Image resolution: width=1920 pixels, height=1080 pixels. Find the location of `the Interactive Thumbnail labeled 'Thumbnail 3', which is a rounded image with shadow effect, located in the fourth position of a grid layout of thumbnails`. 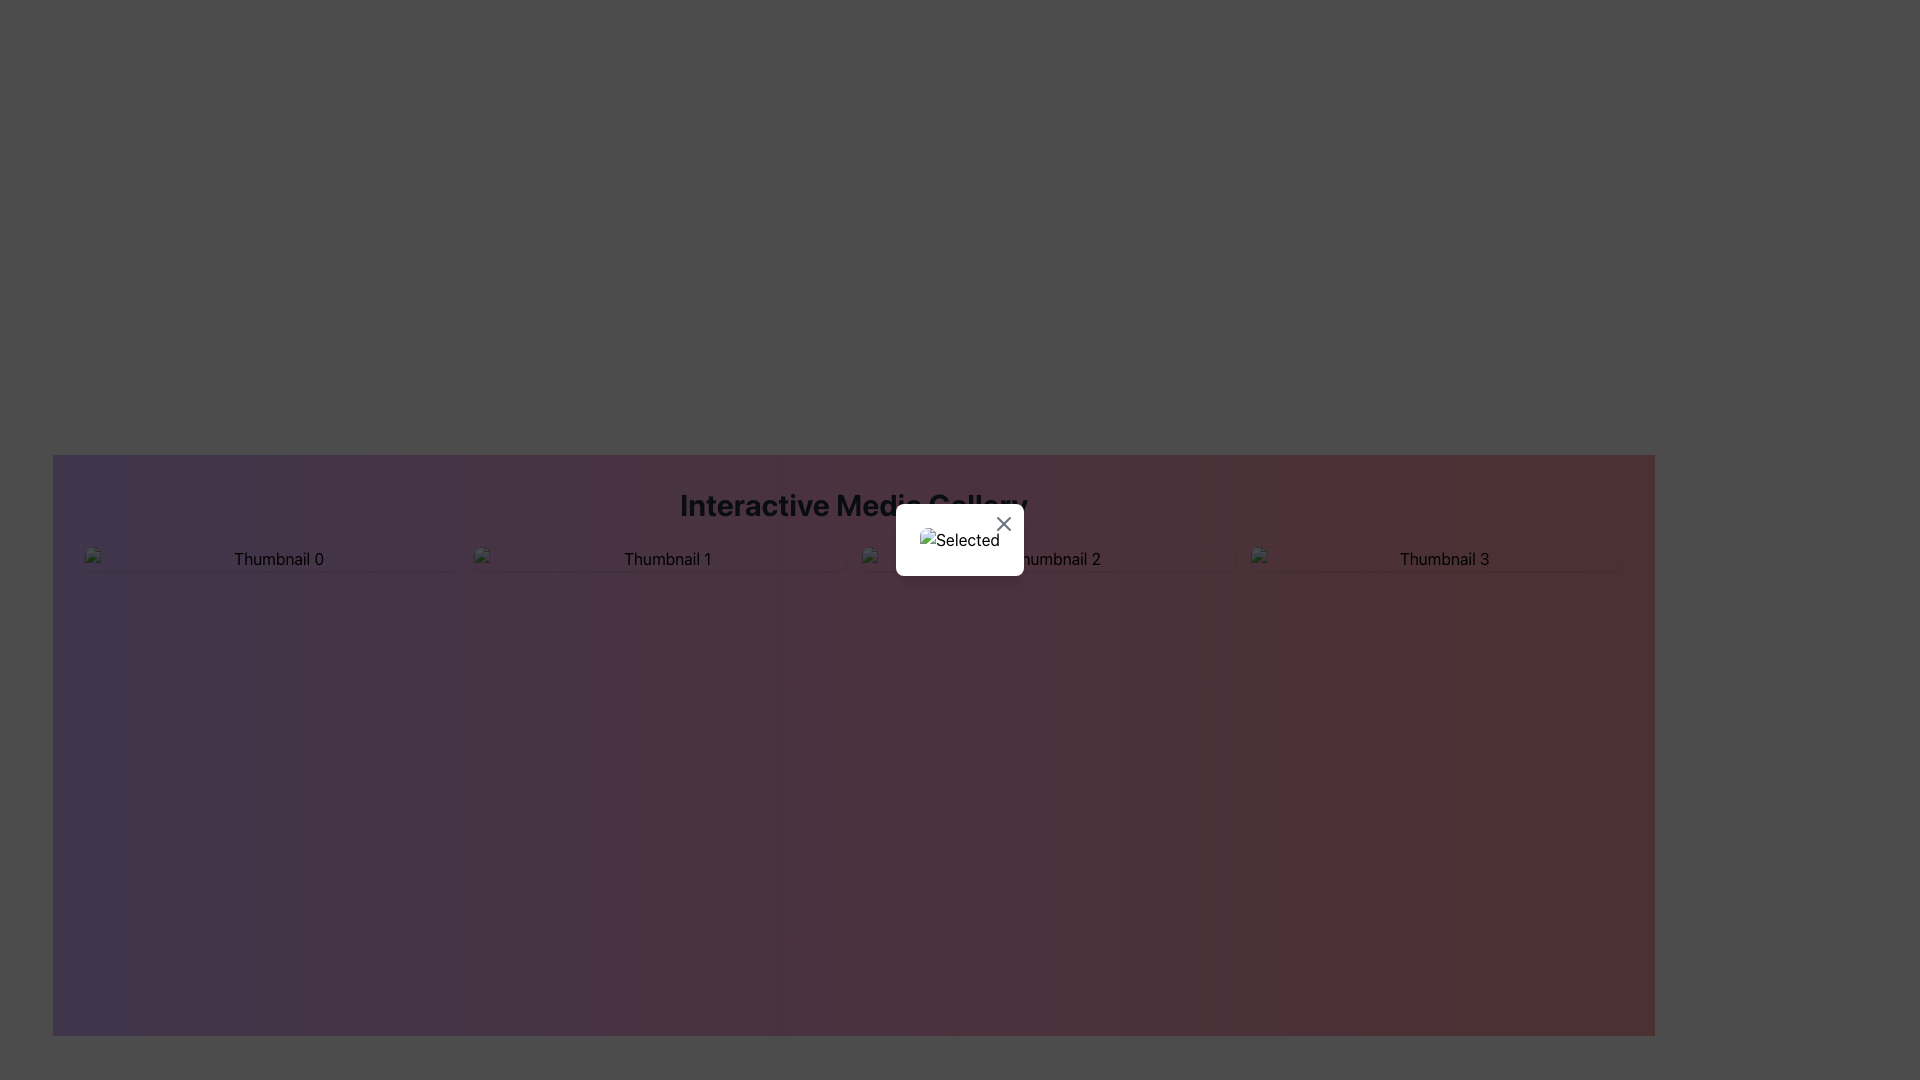

the Interactive Thumbnail labeled 'Thumbnail 3', which is a rounded image with shadow effect, located in the fourth position of a grid layout of thumbnails is located at coordinates (1435, 559).